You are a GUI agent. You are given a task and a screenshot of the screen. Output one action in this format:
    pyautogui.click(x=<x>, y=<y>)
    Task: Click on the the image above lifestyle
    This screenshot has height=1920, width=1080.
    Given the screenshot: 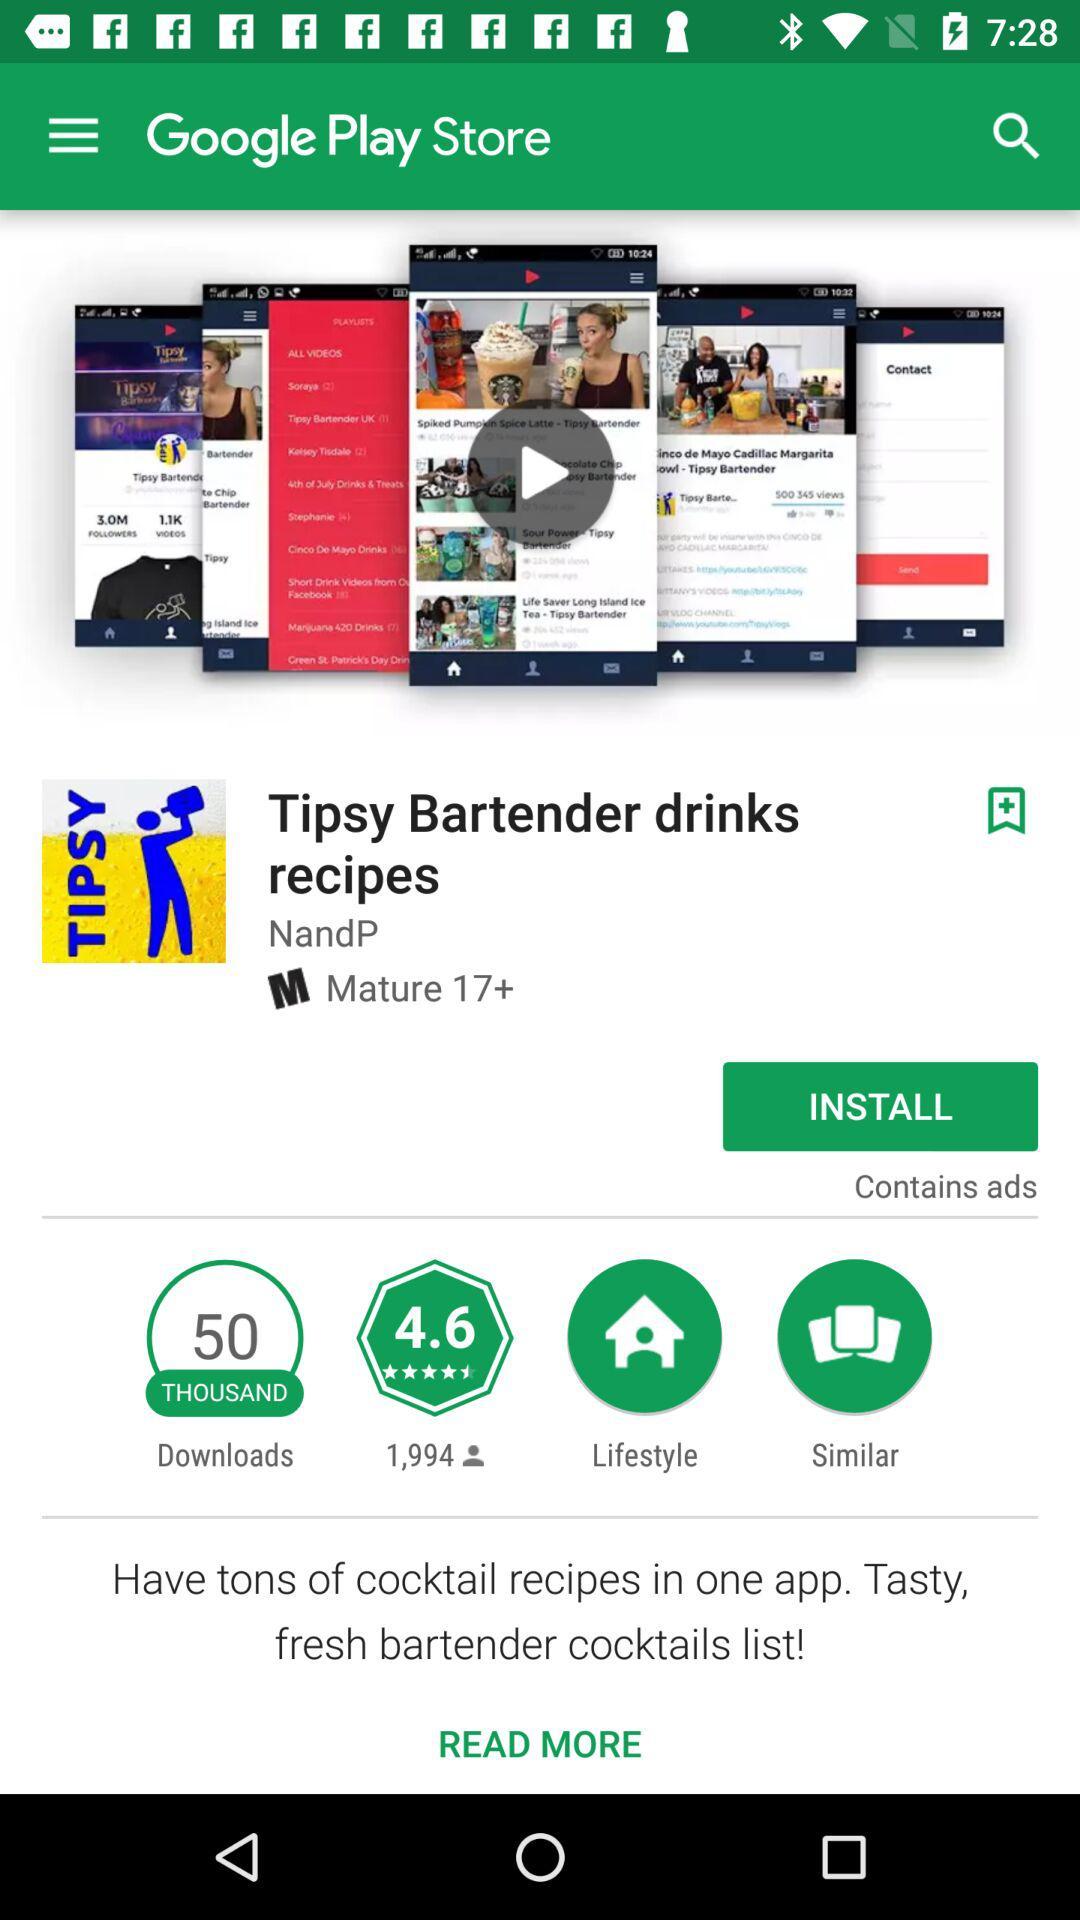 What is the action you would take?
    pyautogui.click(x=644, y=1338)
    